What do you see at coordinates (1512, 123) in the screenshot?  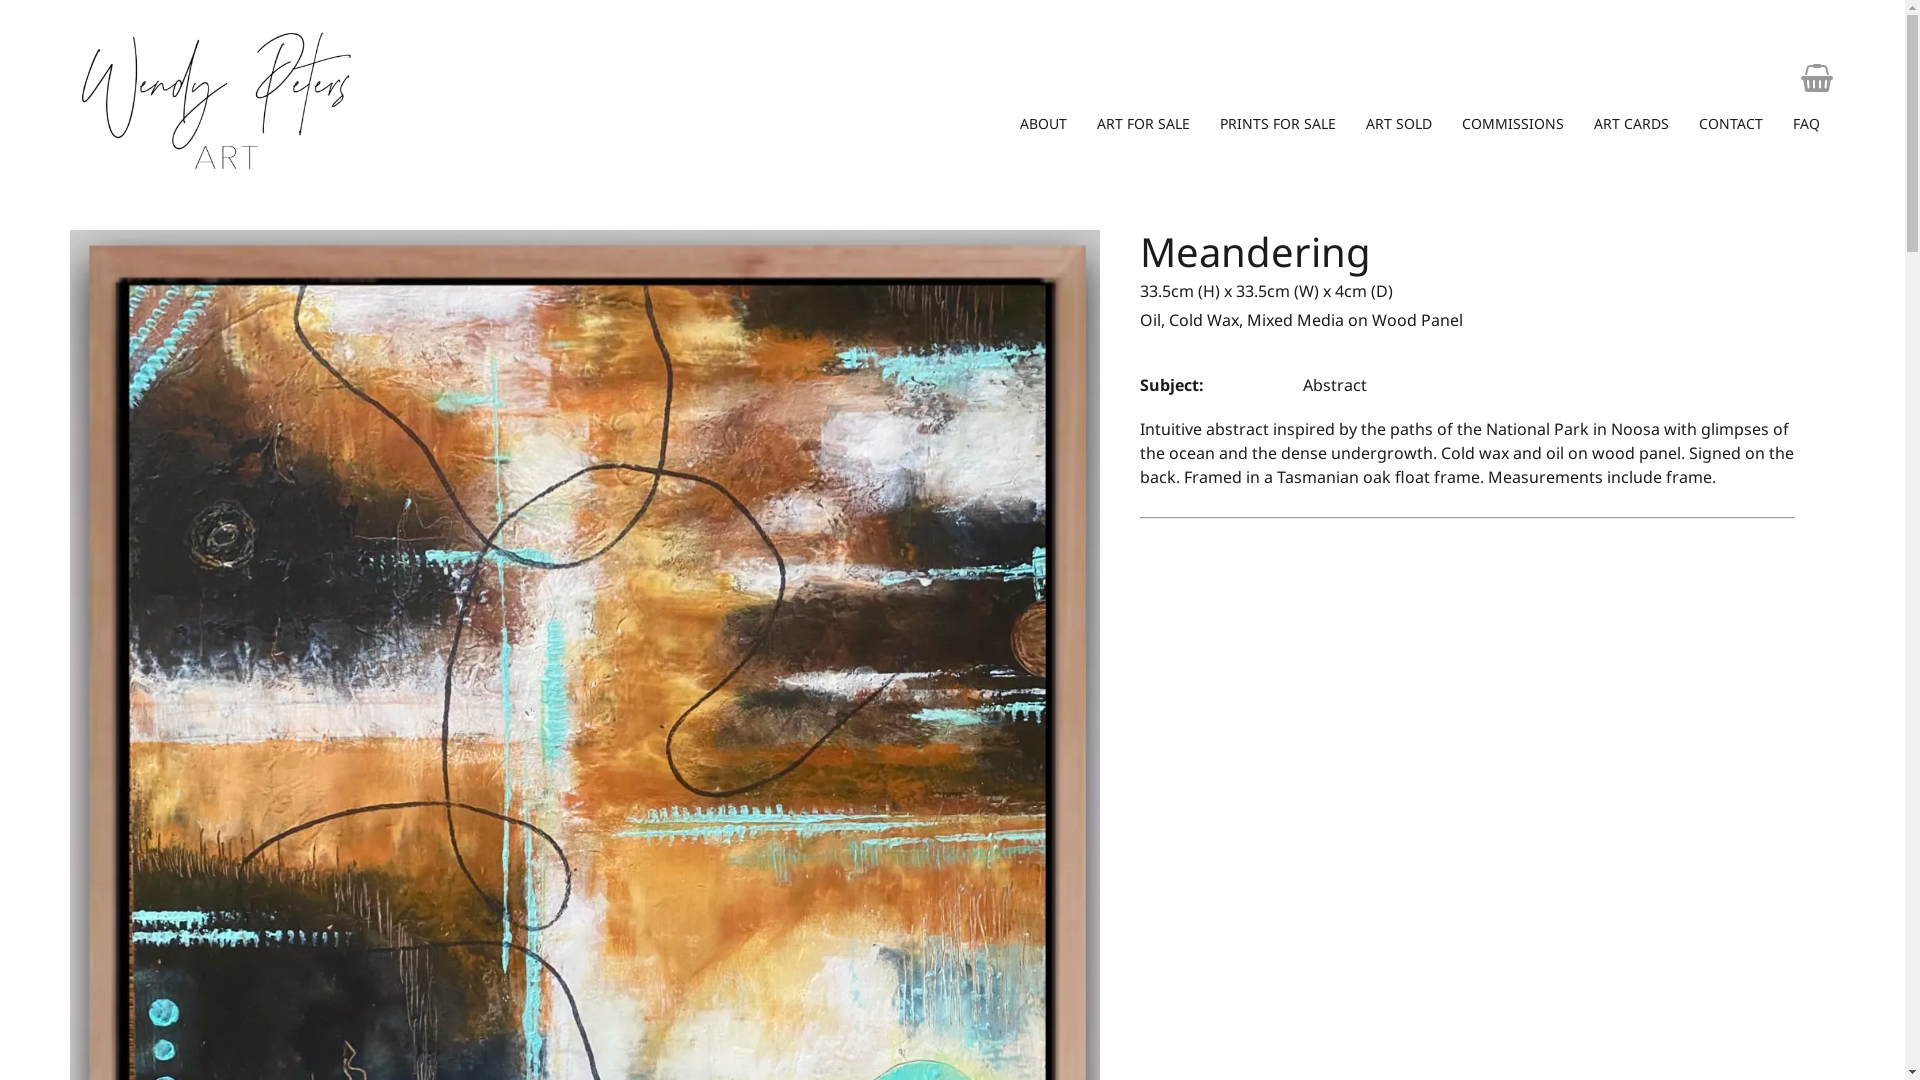 I see `'COMMISSIONS'` at bounding box center [1512, 123].